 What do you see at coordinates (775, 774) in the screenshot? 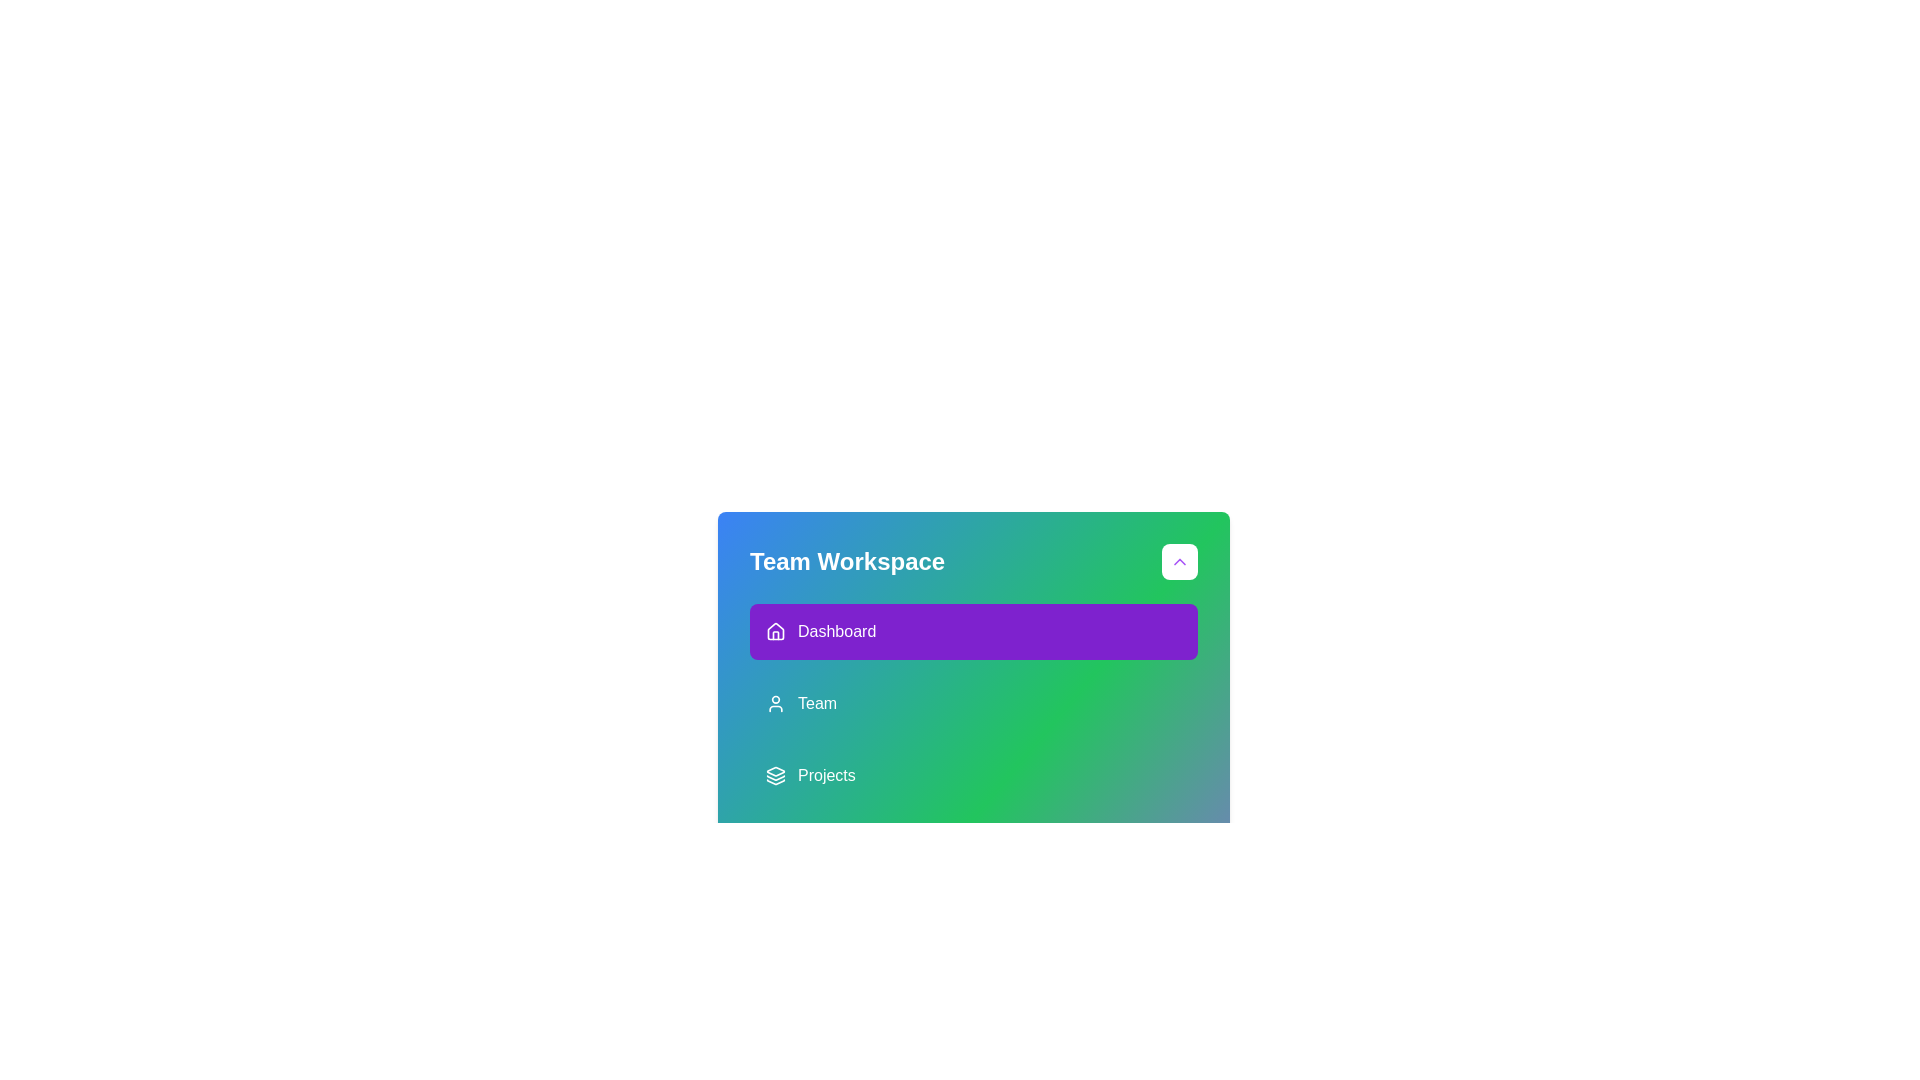
I see `the layered green-themed icon located to the left of the 'Projects' label in the sidebar menu` at bounding box center [775, 774].